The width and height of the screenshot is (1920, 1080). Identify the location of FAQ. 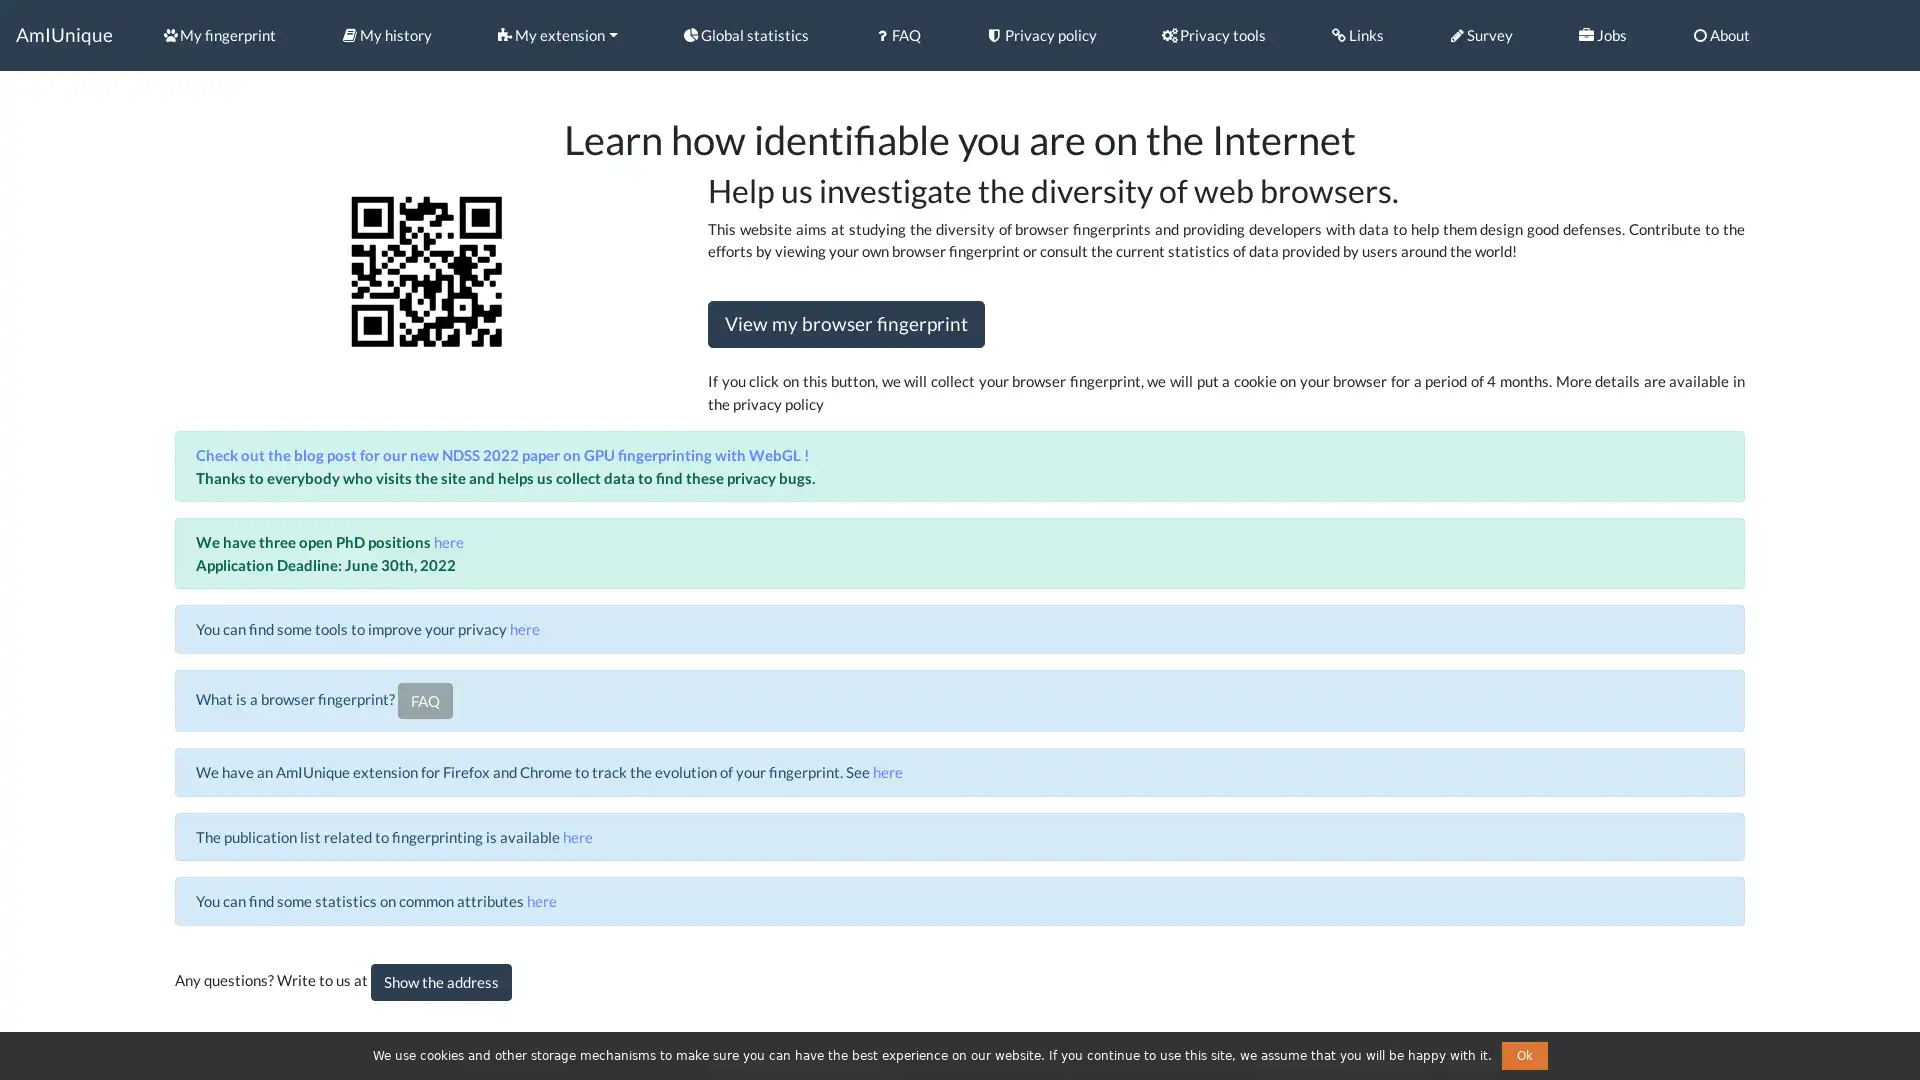
(423, 699).